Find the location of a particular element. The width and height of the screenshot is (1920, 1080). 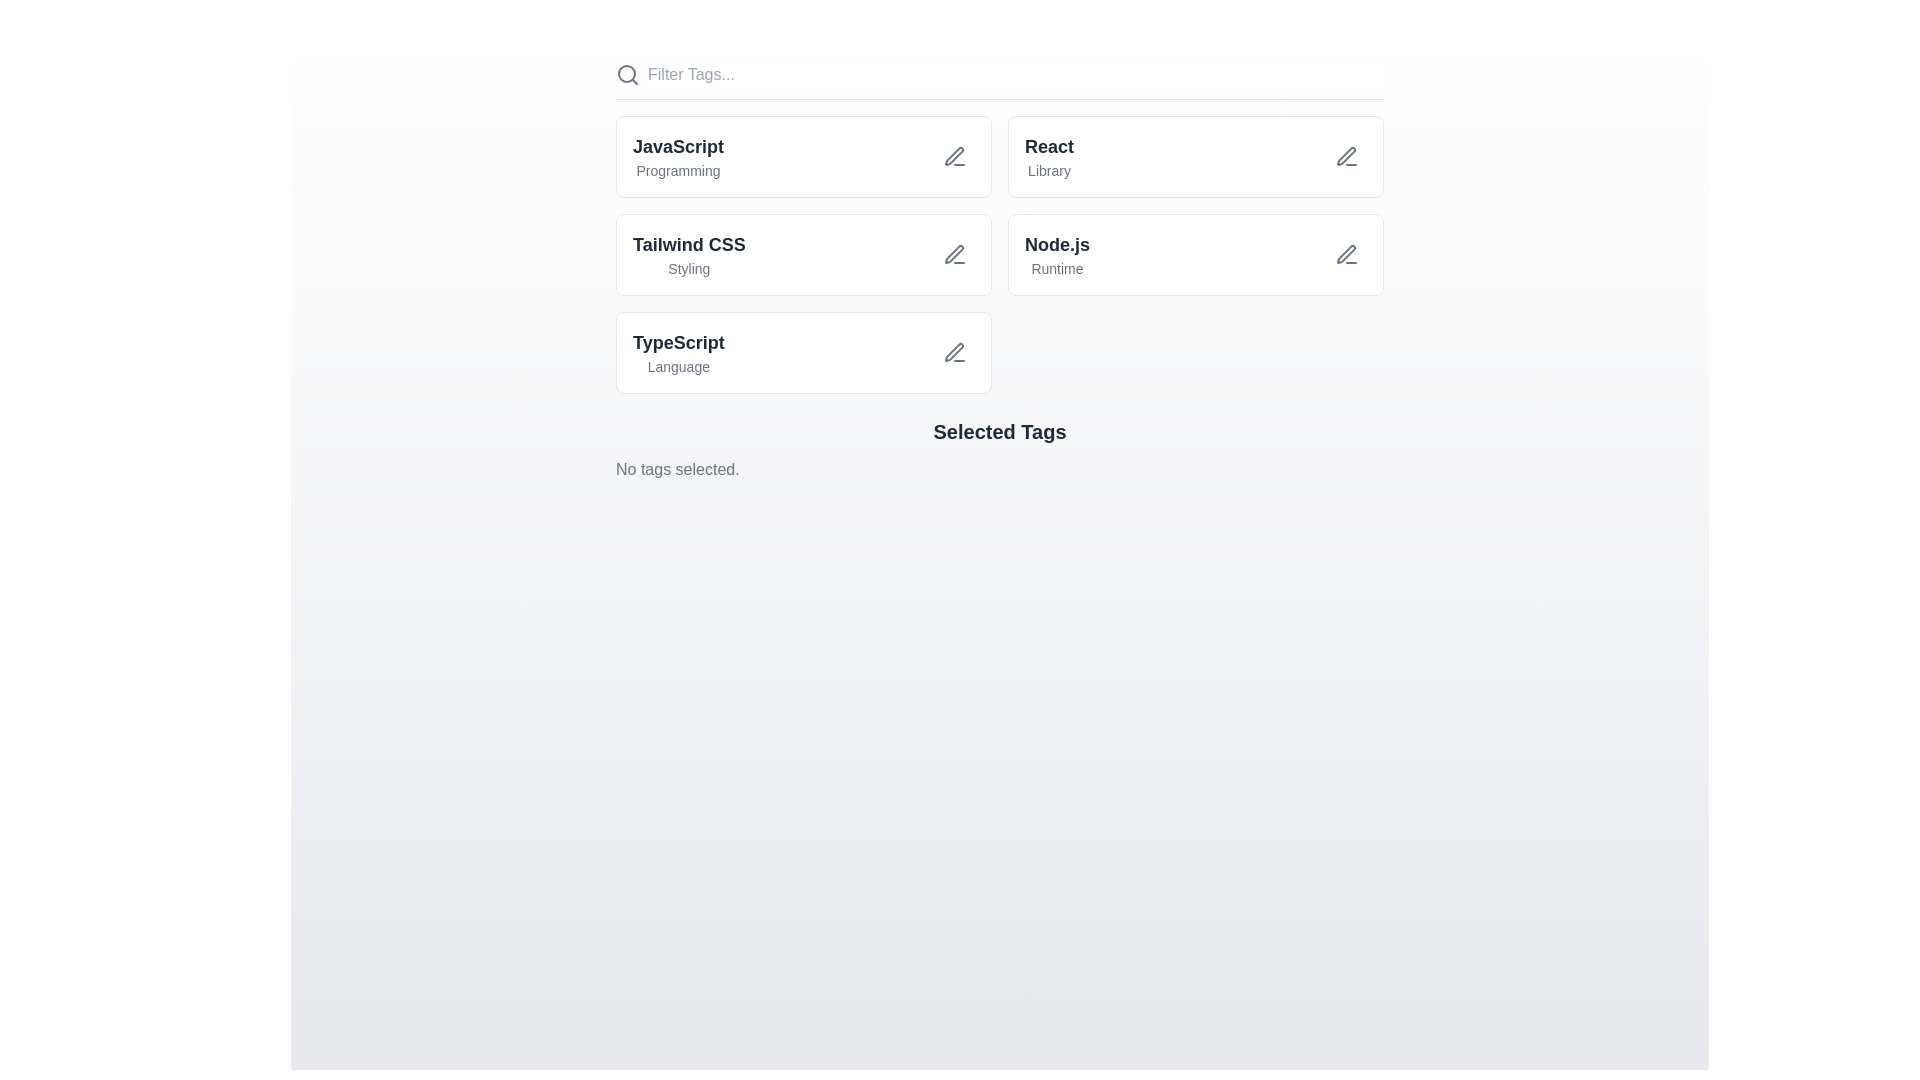

the descriptive text label located below the 'Node.js' text within the rectangular section labeled 'Node.js' is located at coordinates (1056, 268).